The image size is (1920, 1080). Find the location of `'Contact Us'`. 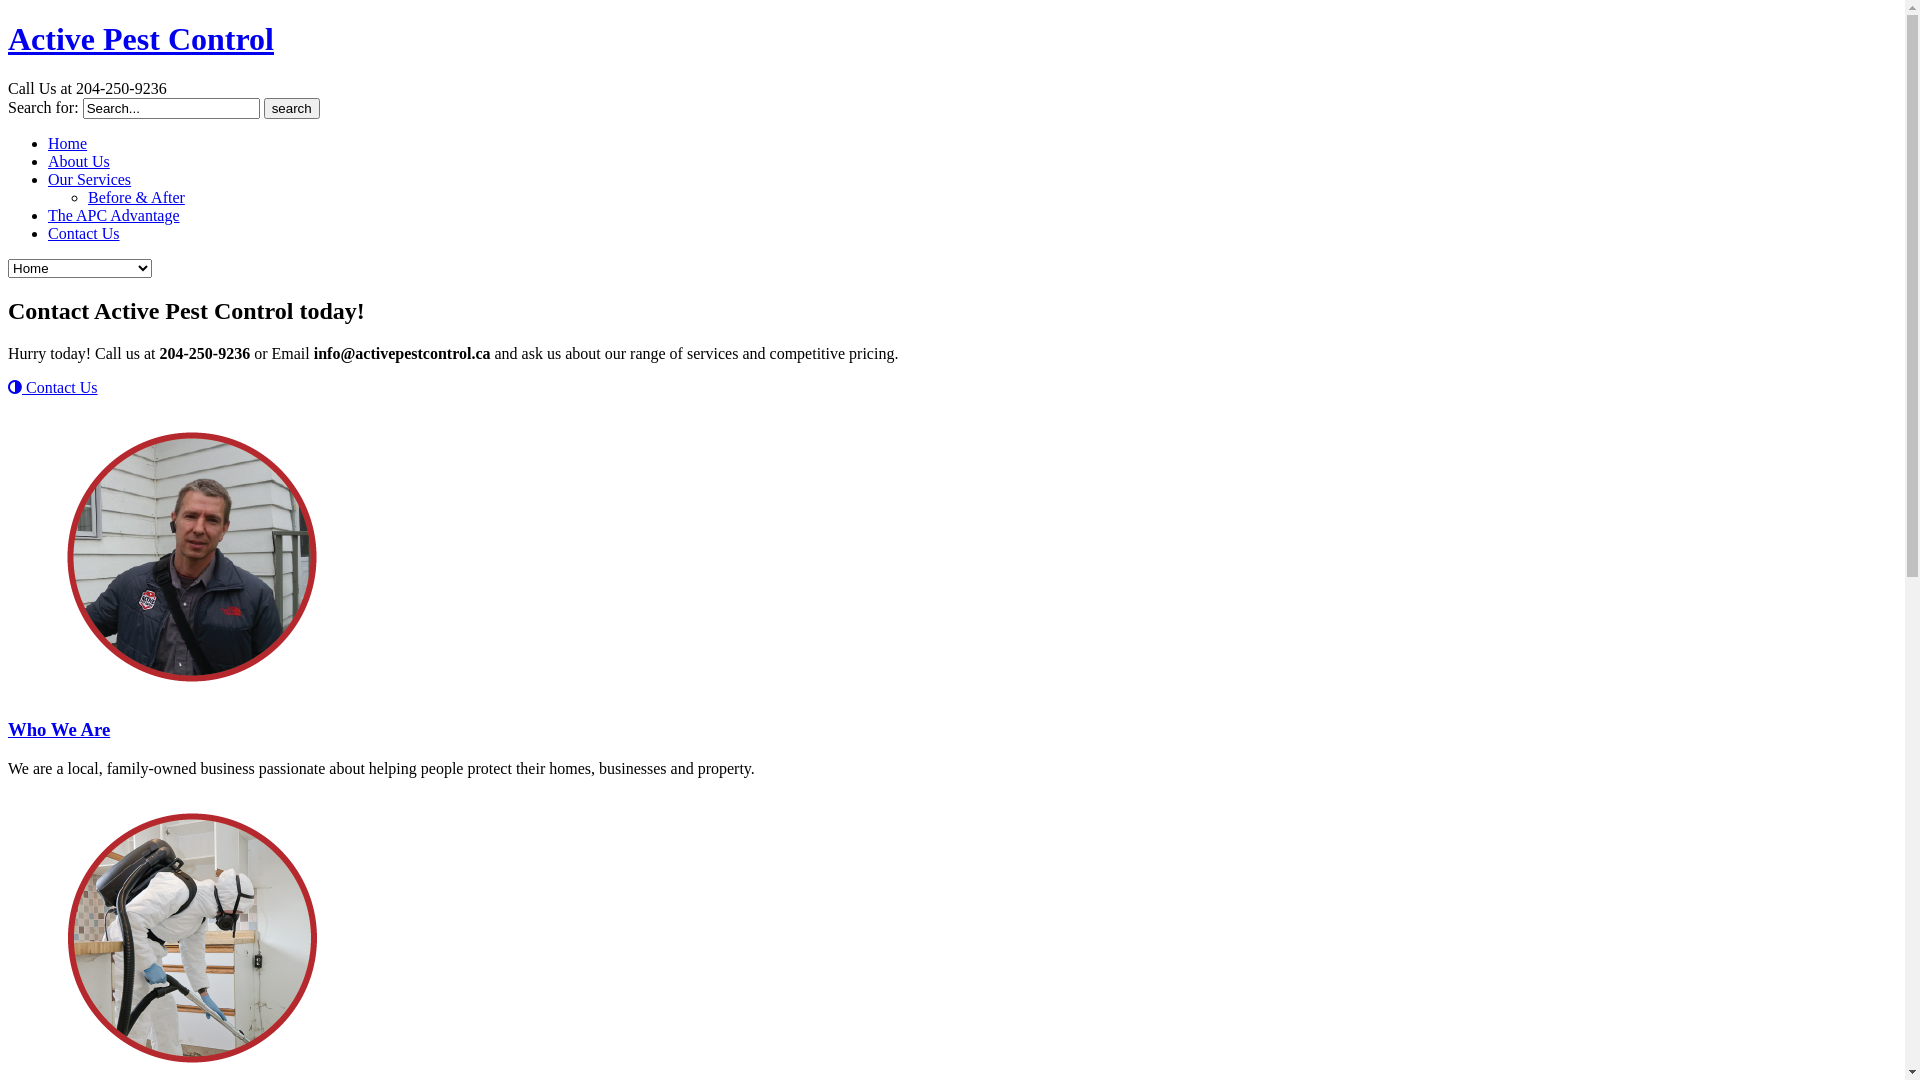

'Contact Us' is located at coordinates (48, 232).